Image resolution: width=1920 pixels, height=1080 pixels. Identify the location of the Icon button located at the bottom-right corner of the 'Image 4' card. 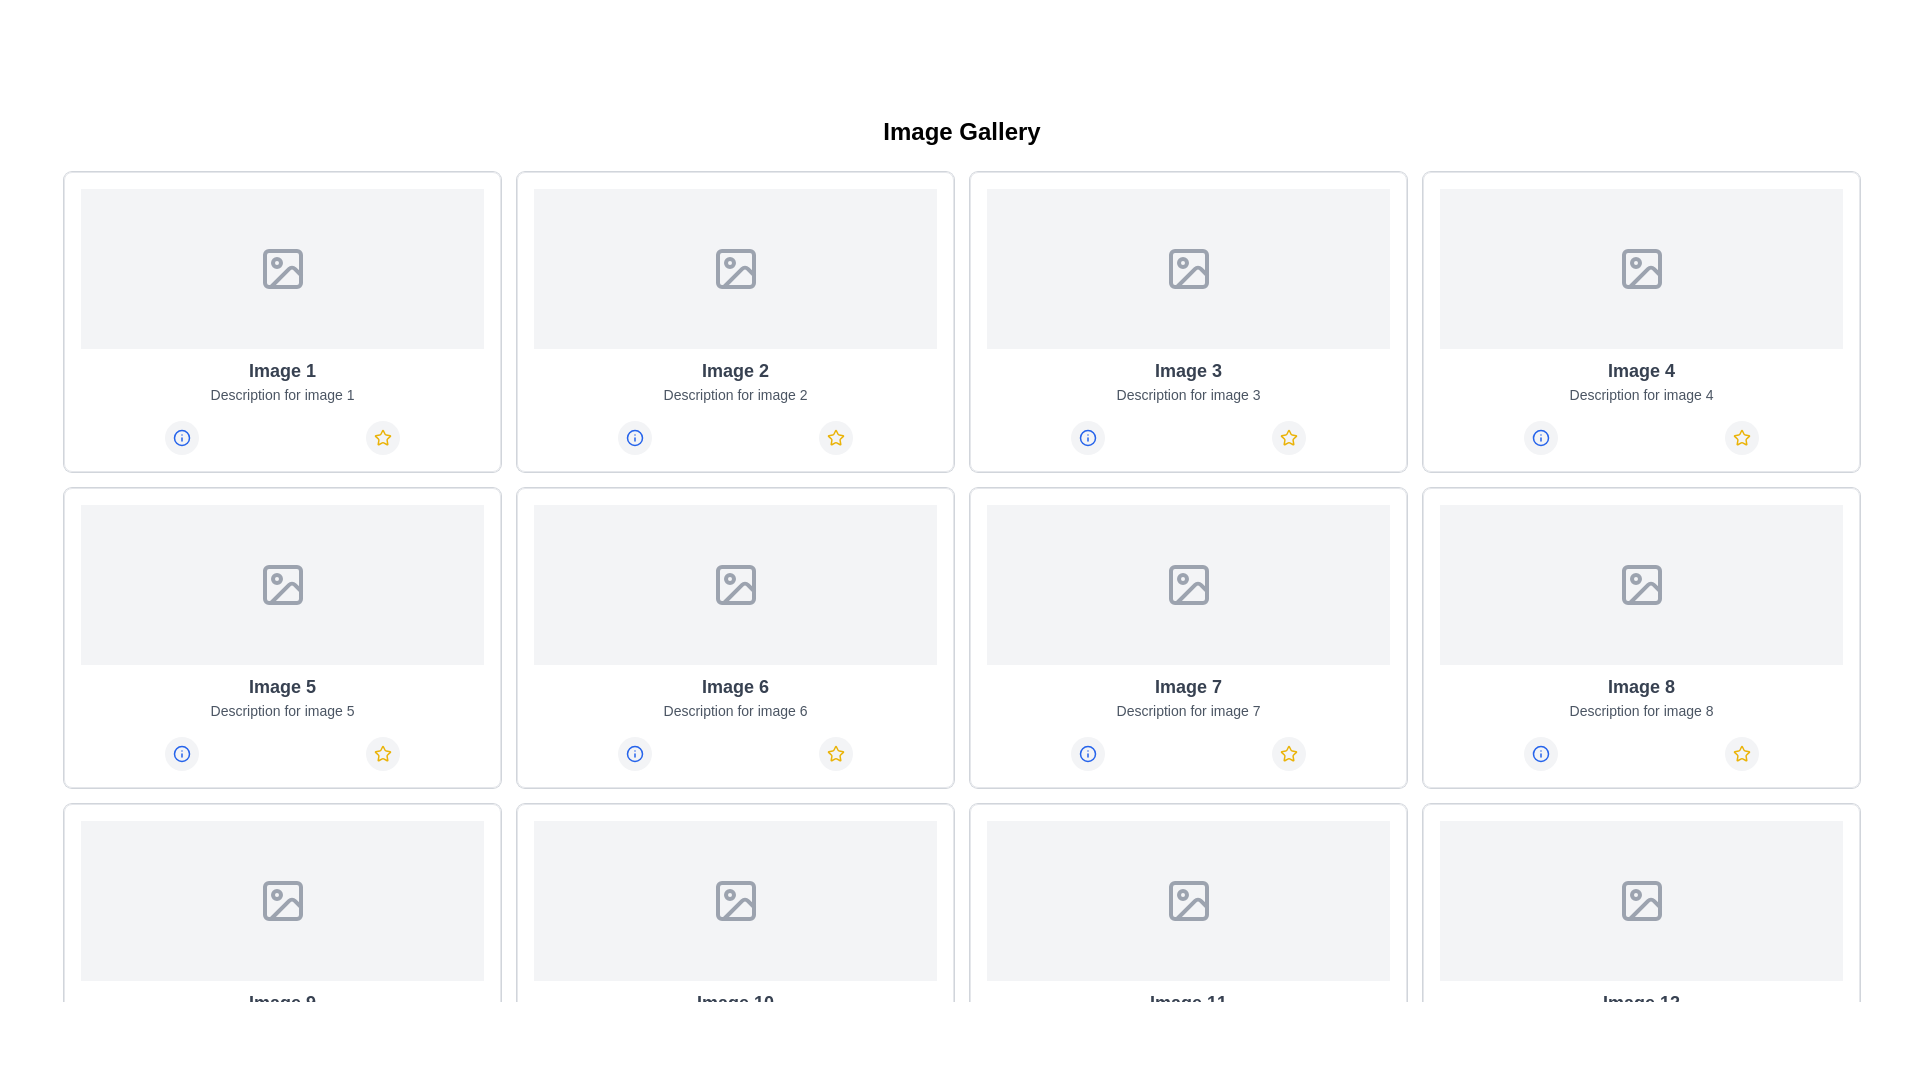
(1741, 437).